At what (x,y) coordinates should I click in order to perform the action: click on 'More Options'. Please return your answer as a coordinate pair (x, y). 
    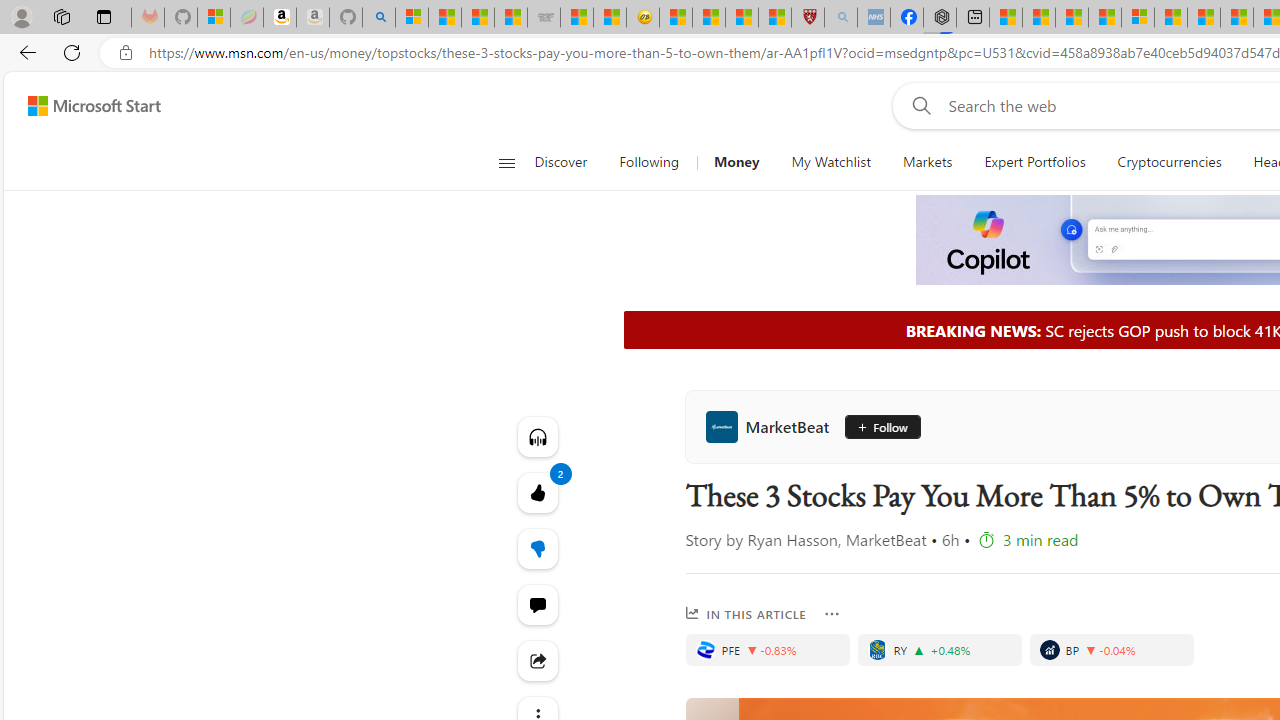
    Looking at the image, I should click on (832, 613).